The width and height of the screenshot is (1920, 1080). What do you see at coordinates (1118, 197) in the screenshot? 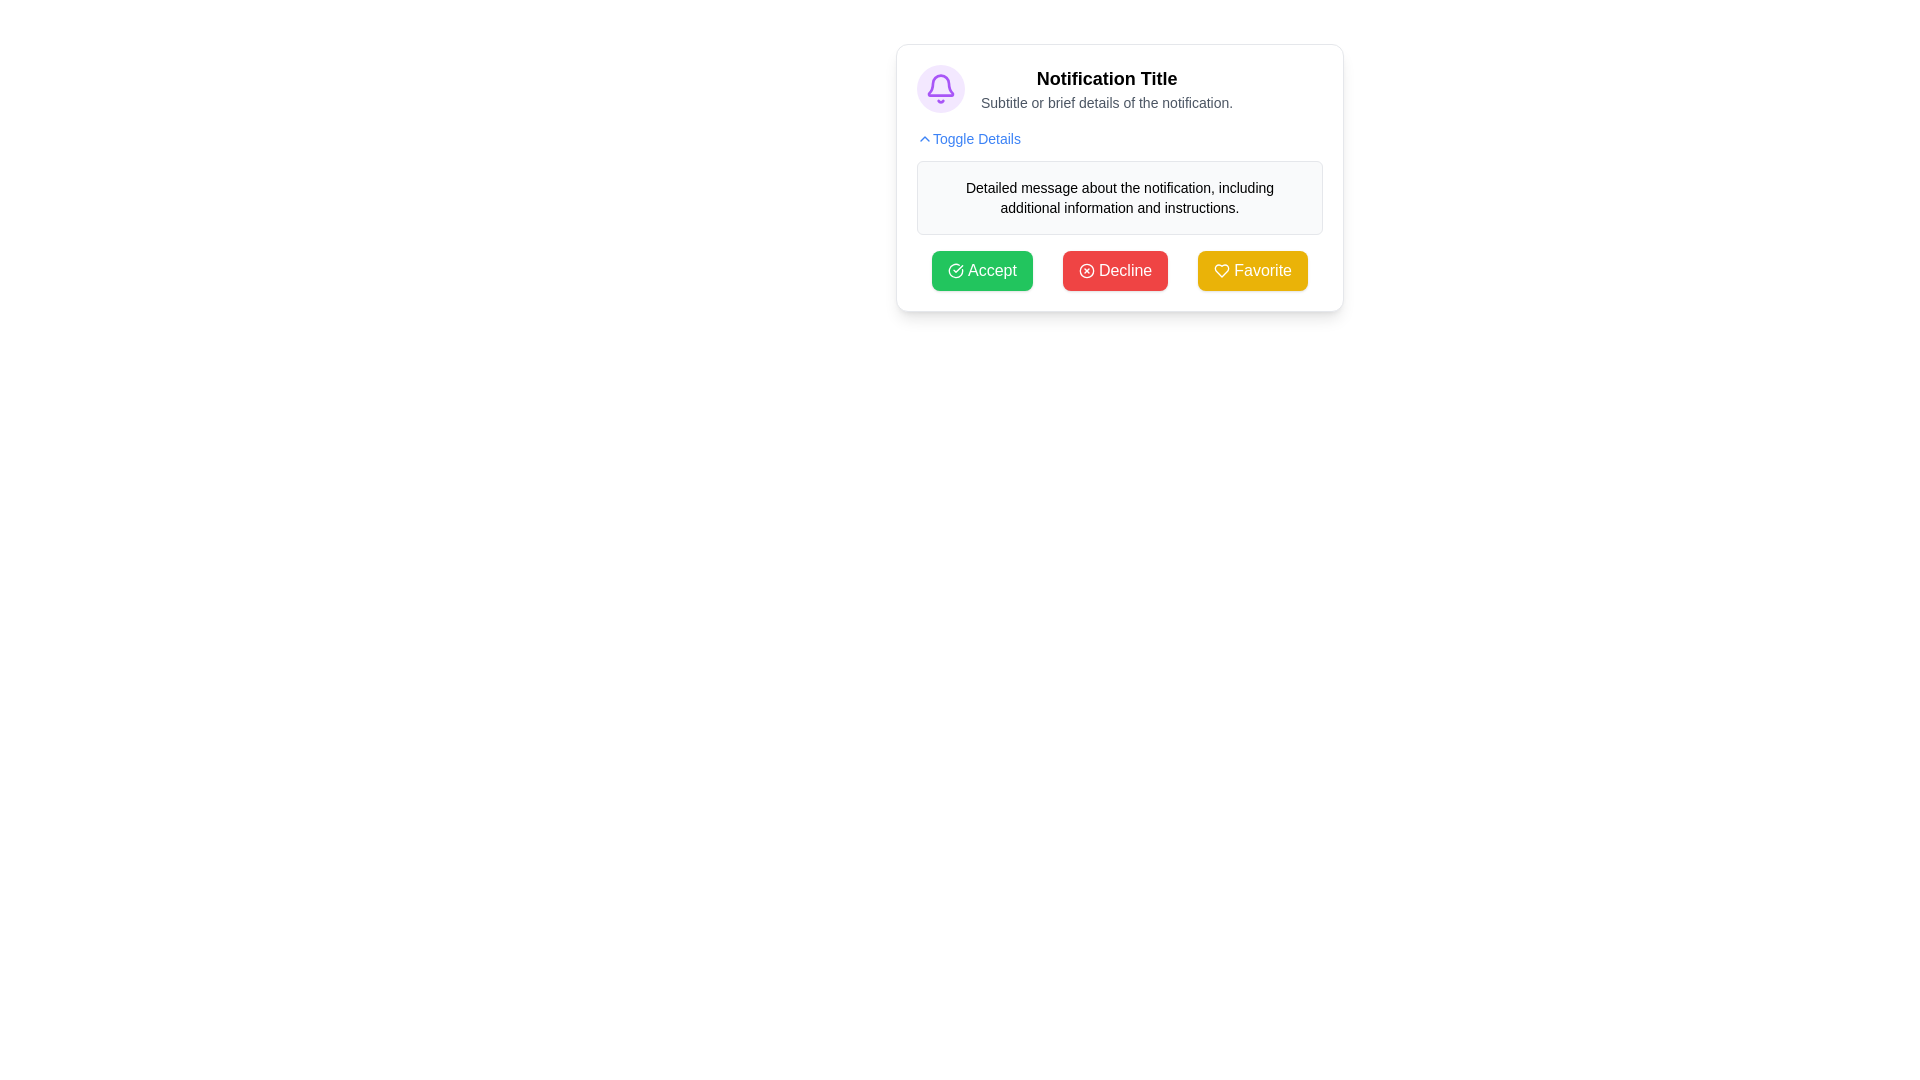
I see `the static text label that provides additional context or instructions related to the notification displayed, which is centrally located within the notification box below the 'Notification Title'` at bounding box center [1118, 197].